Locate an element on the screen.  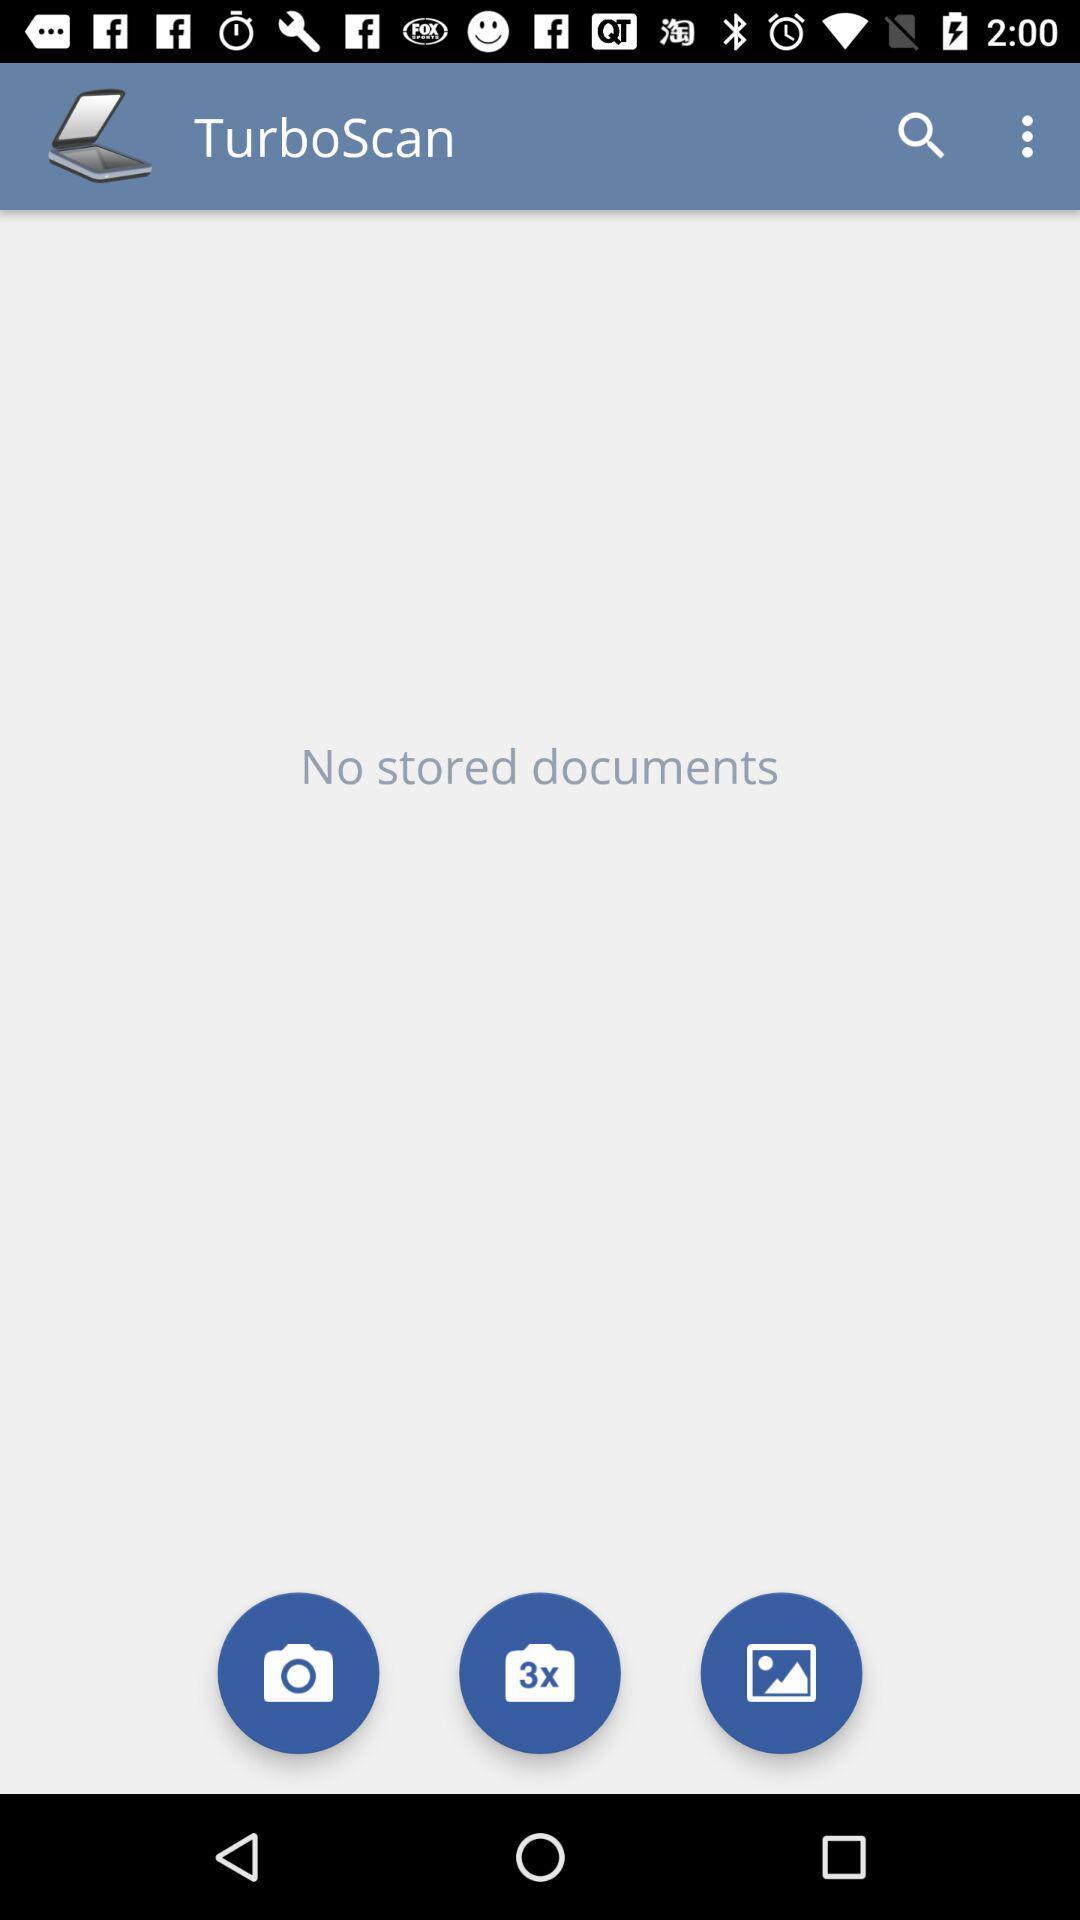
icon below the no stored documents item is located at coordinates (298, 1673).